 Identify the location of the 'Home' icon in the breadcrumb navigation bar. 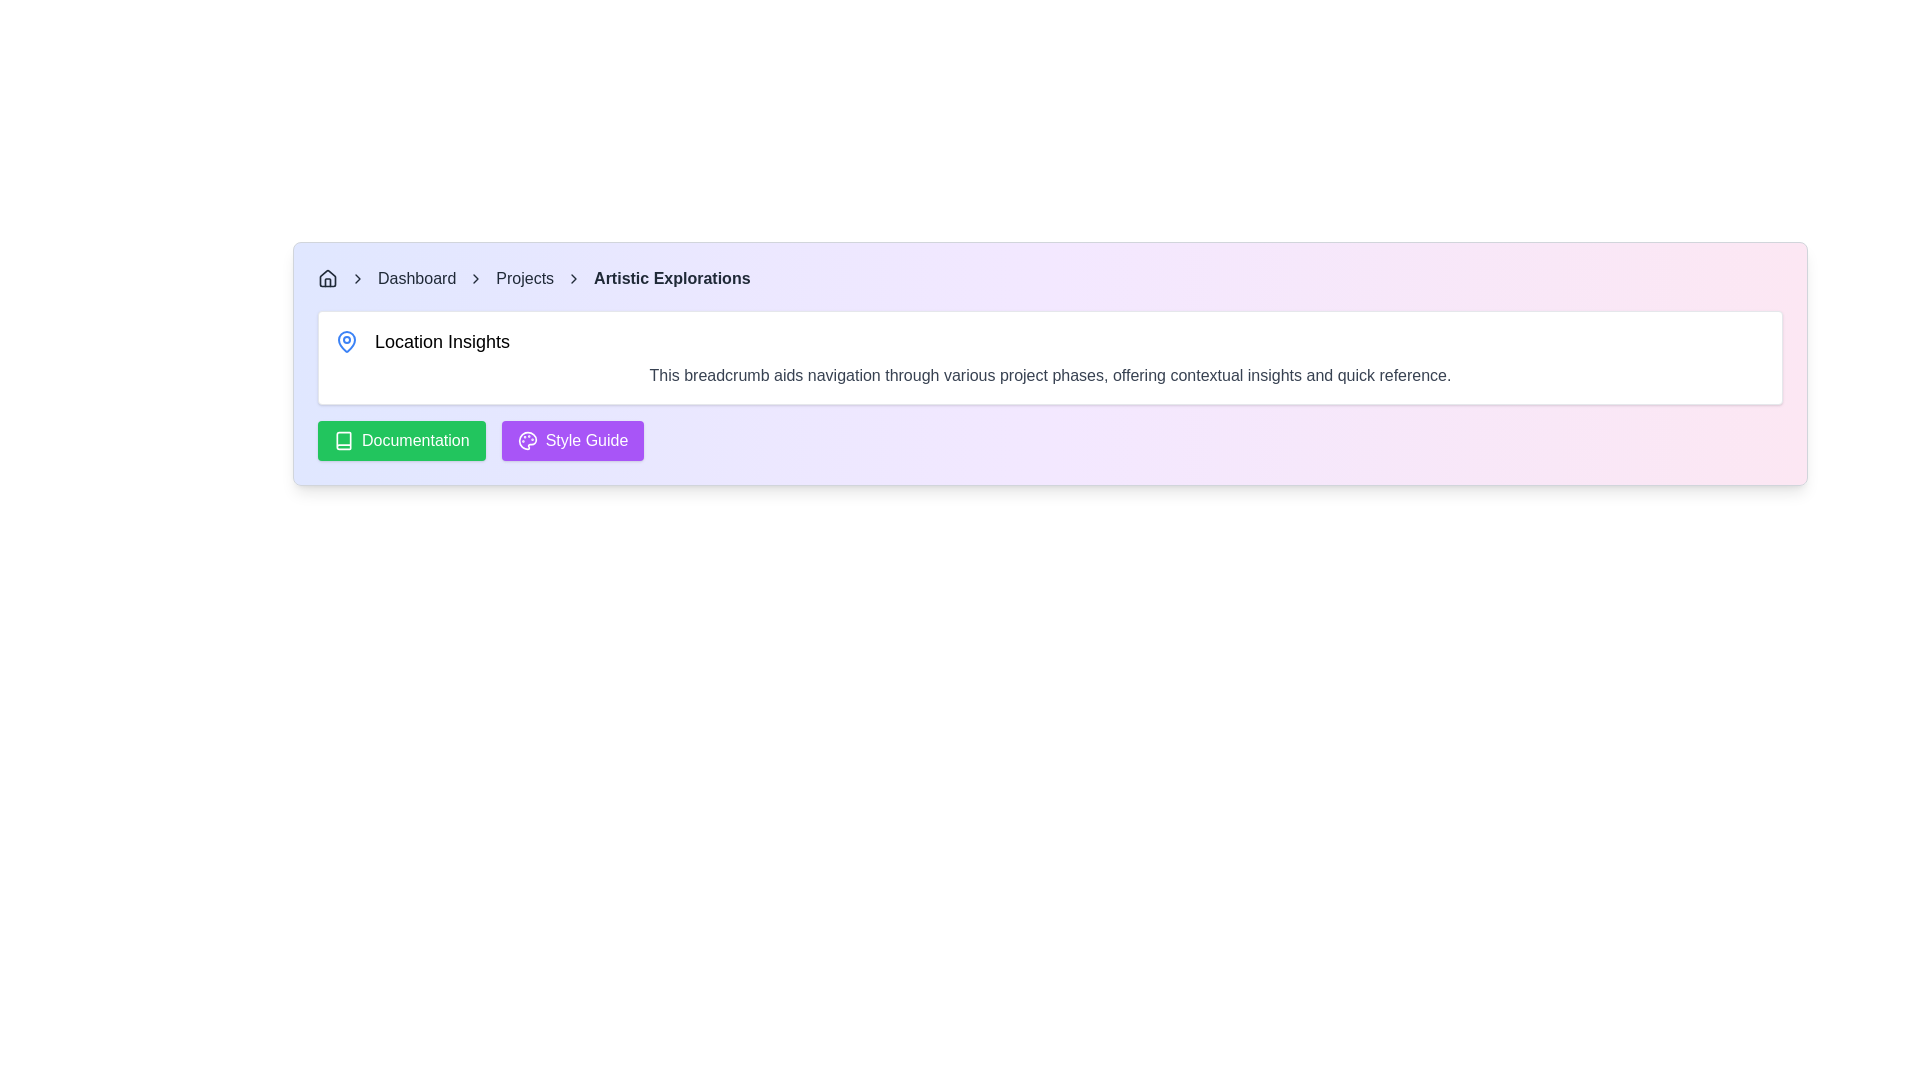
(327, 278).